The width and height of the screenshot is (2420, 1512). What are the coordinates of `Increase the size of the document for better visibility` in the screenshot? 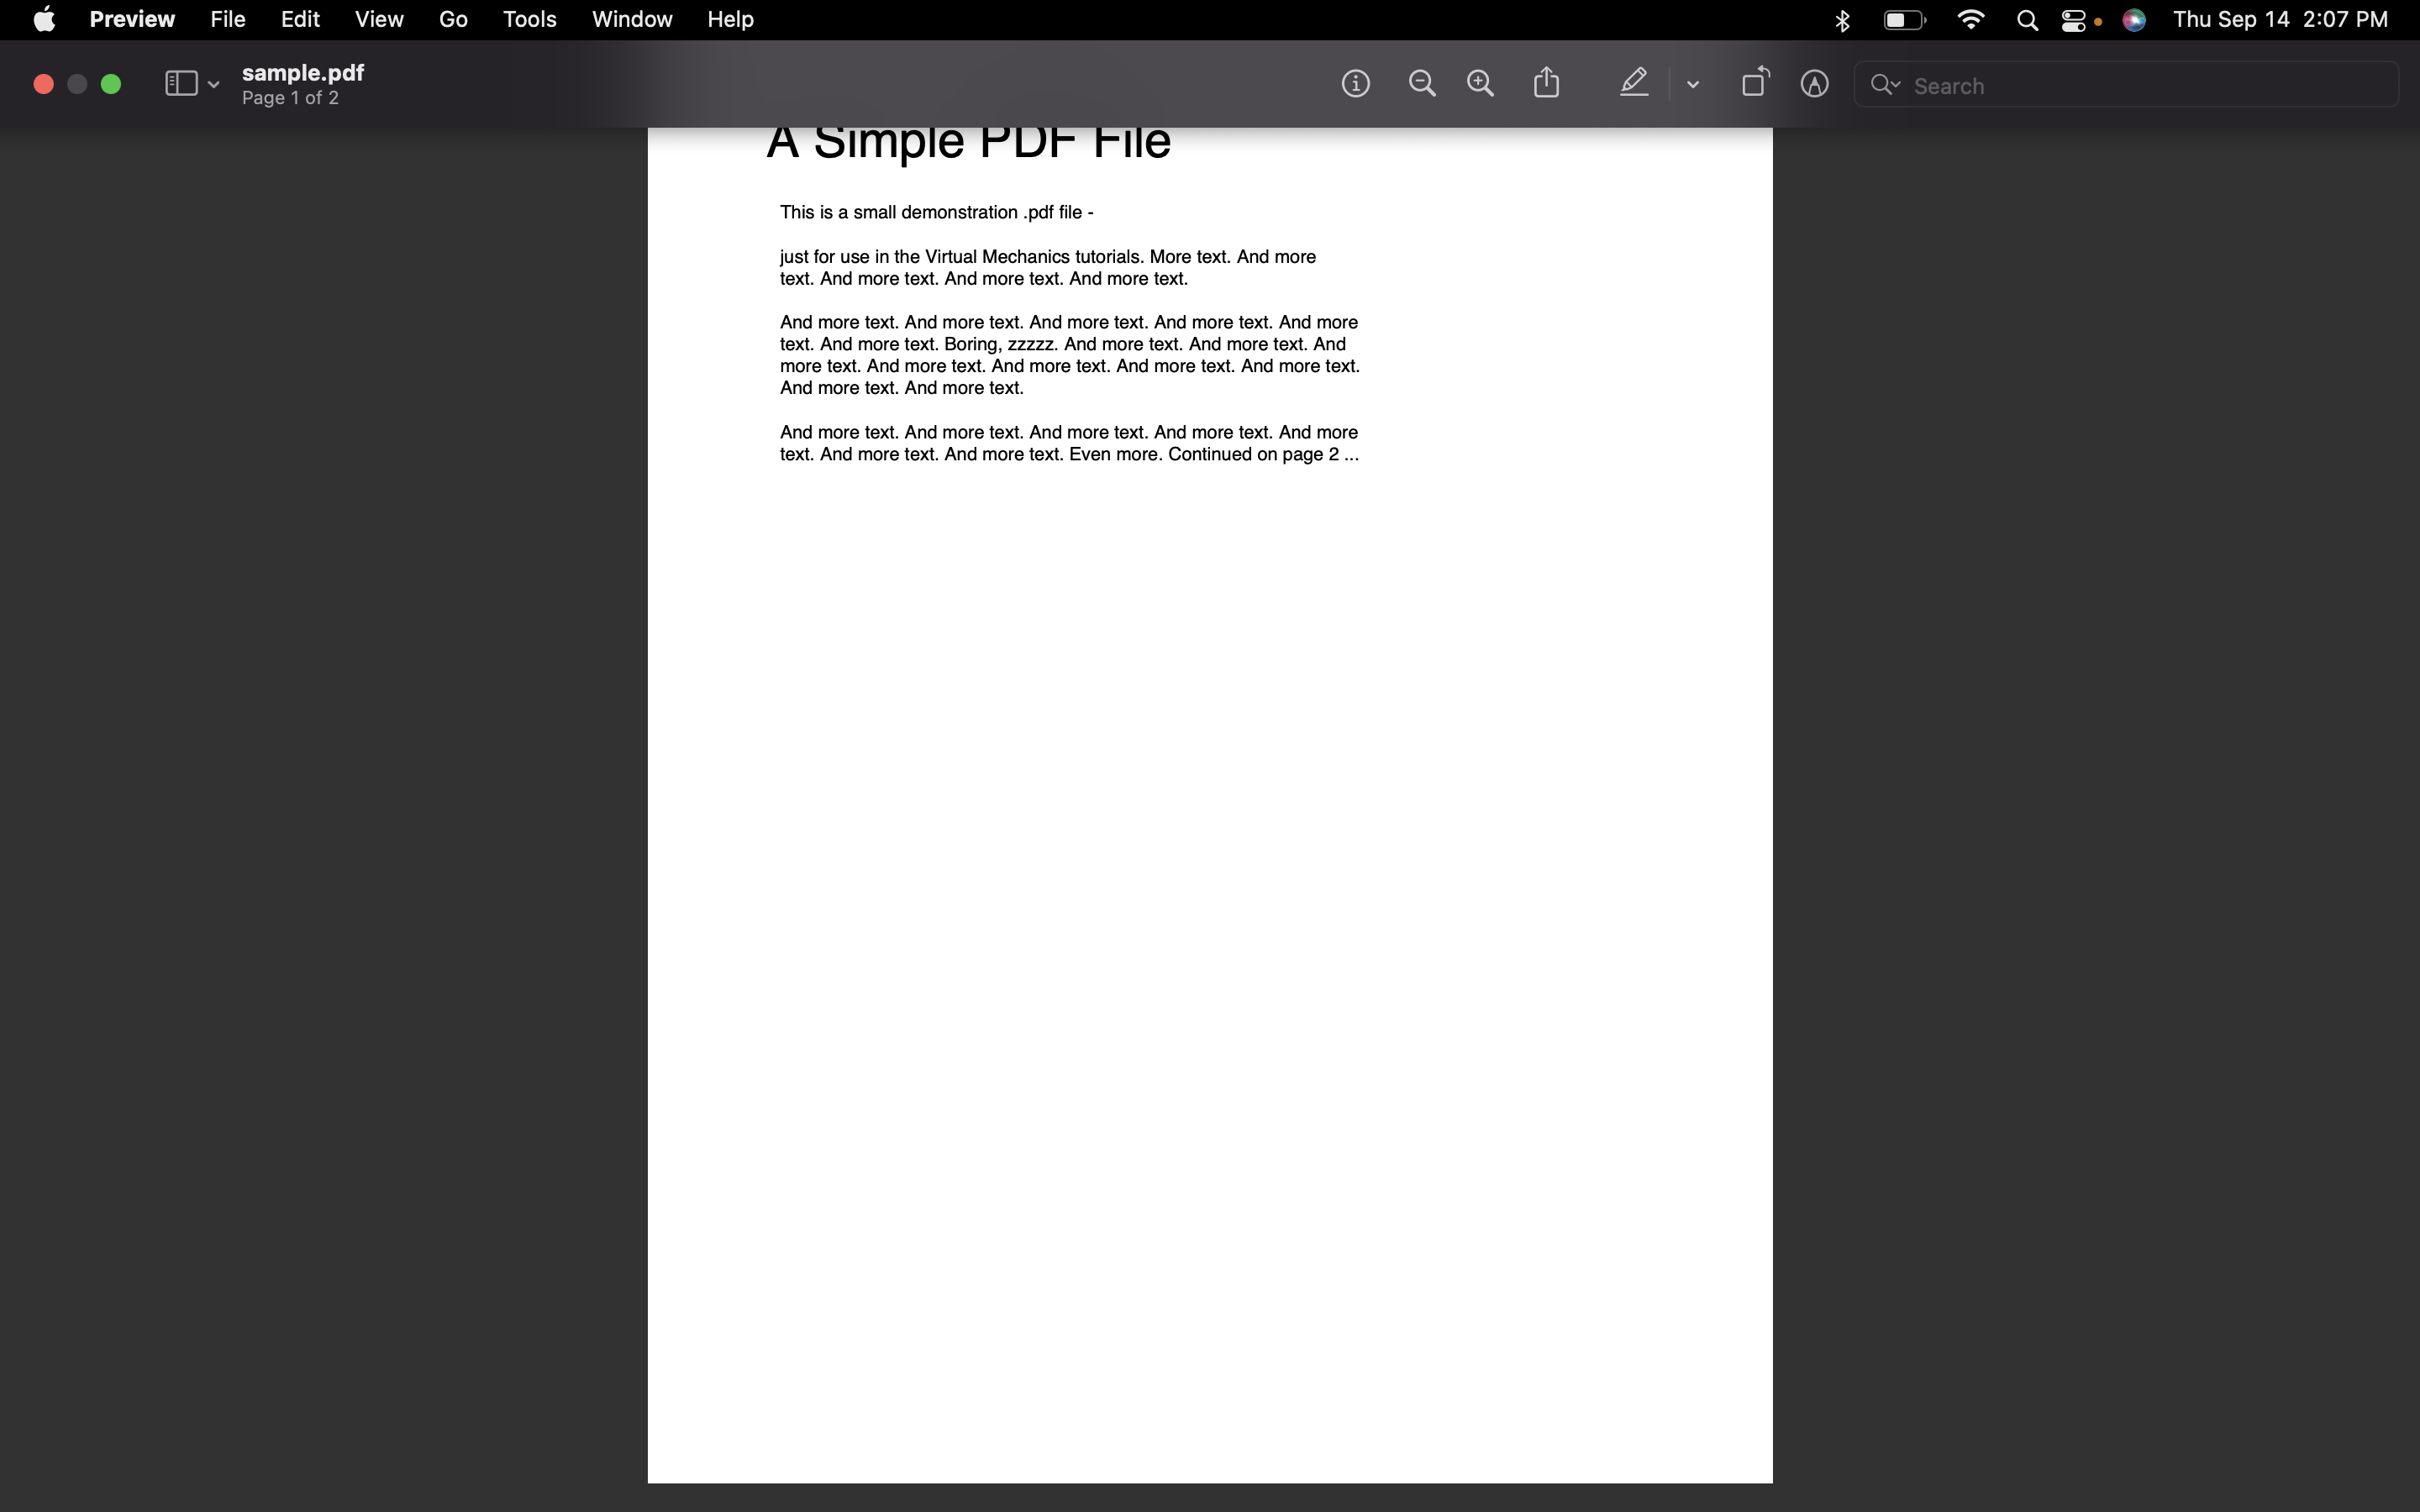 It's located at (1479, 83).